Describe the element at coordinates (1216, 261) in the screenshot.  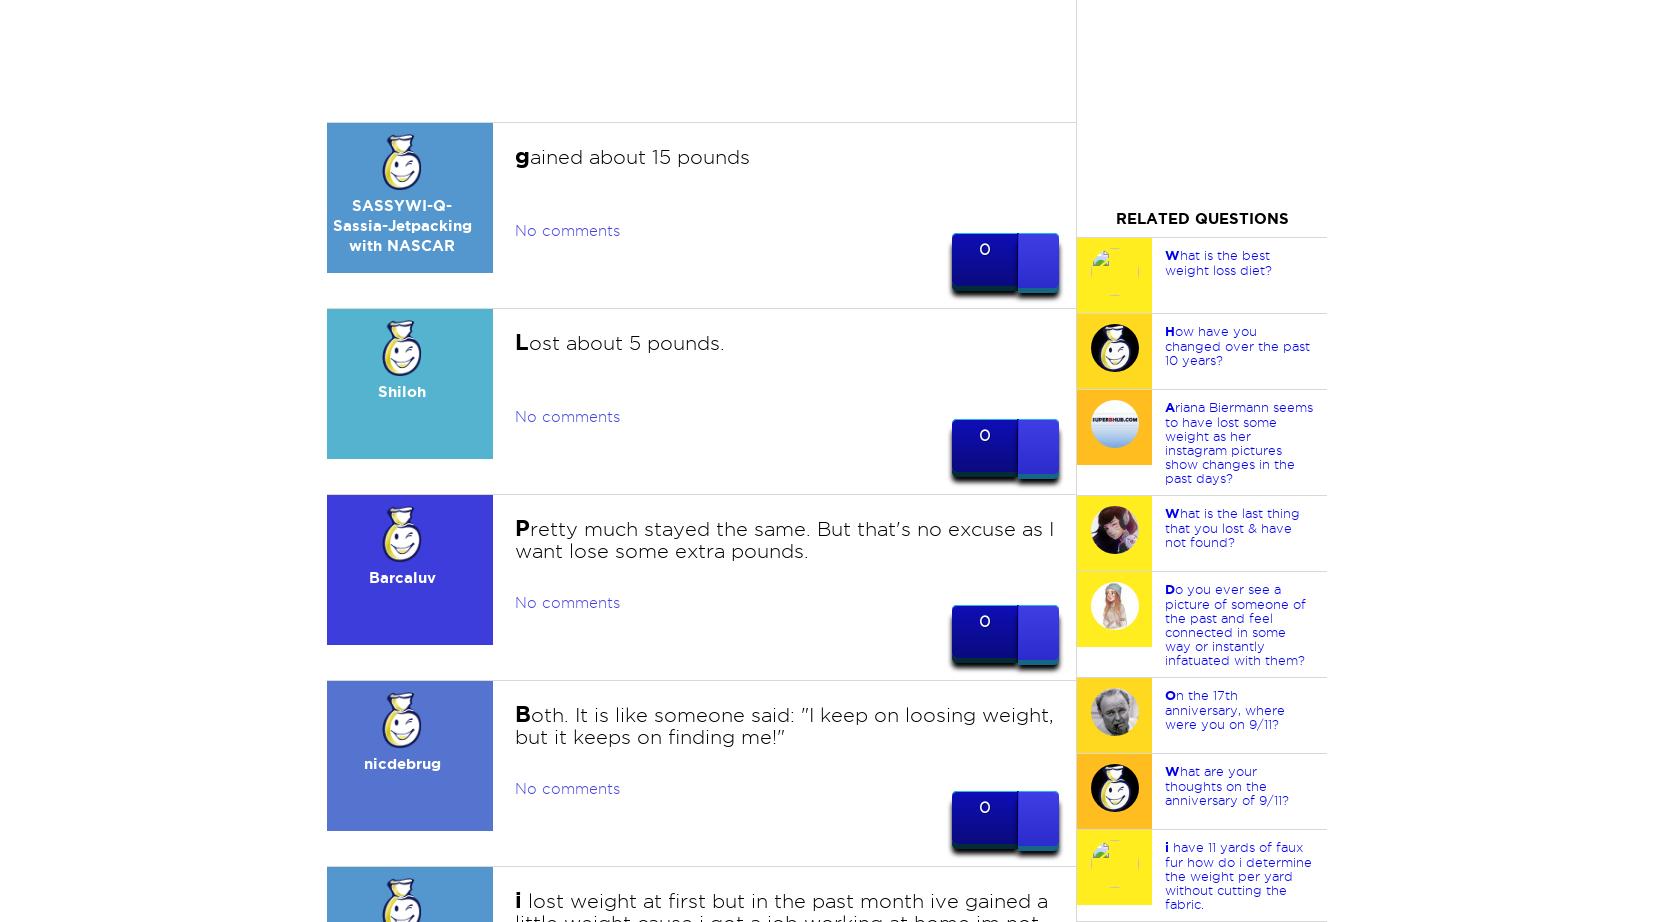
I see `'hat is the best weight loss diet?'` at that location.